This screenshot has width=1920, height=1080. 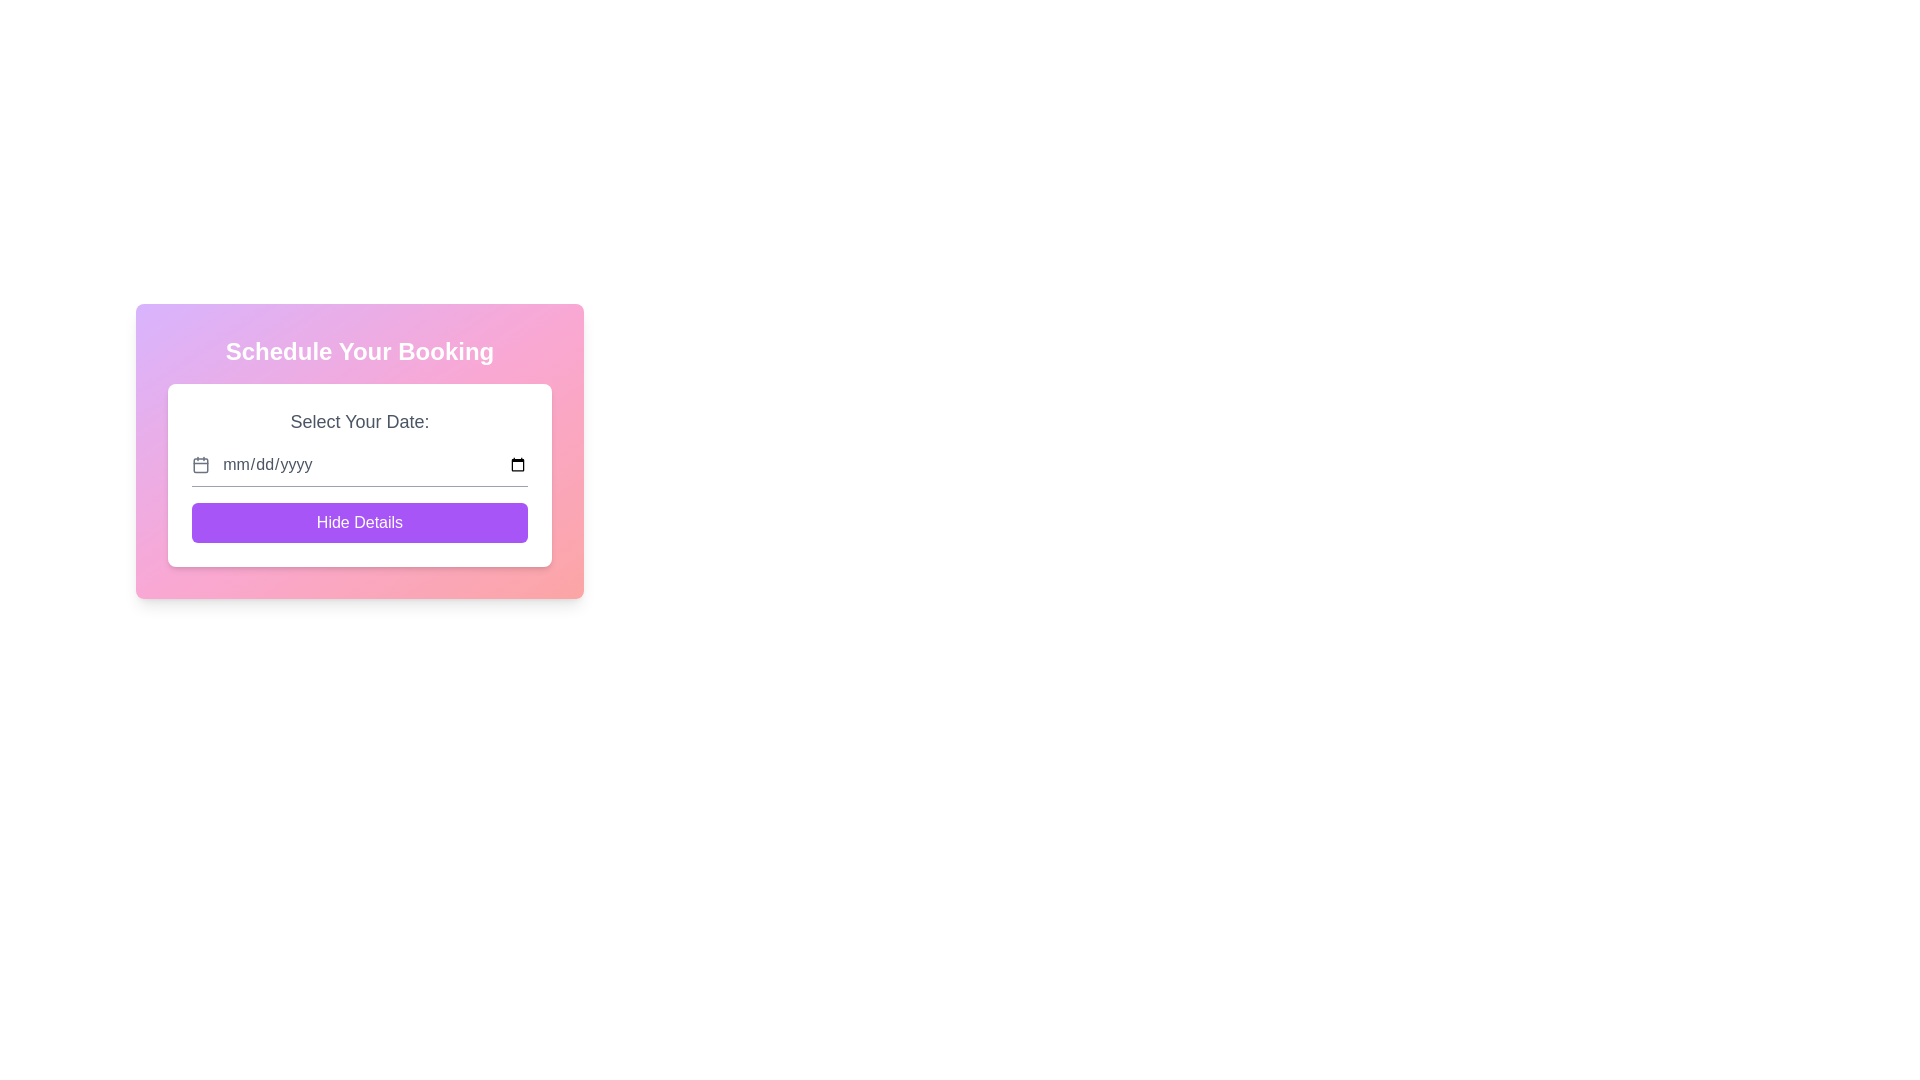 What do you see at coordinates (201, 465) in the screenshot?
I see `the calendar icon in the booking interface, which is a small vector graphic with gray lines outlining a calendar, located to the left of the date input field` at bounding box center [201, 465].